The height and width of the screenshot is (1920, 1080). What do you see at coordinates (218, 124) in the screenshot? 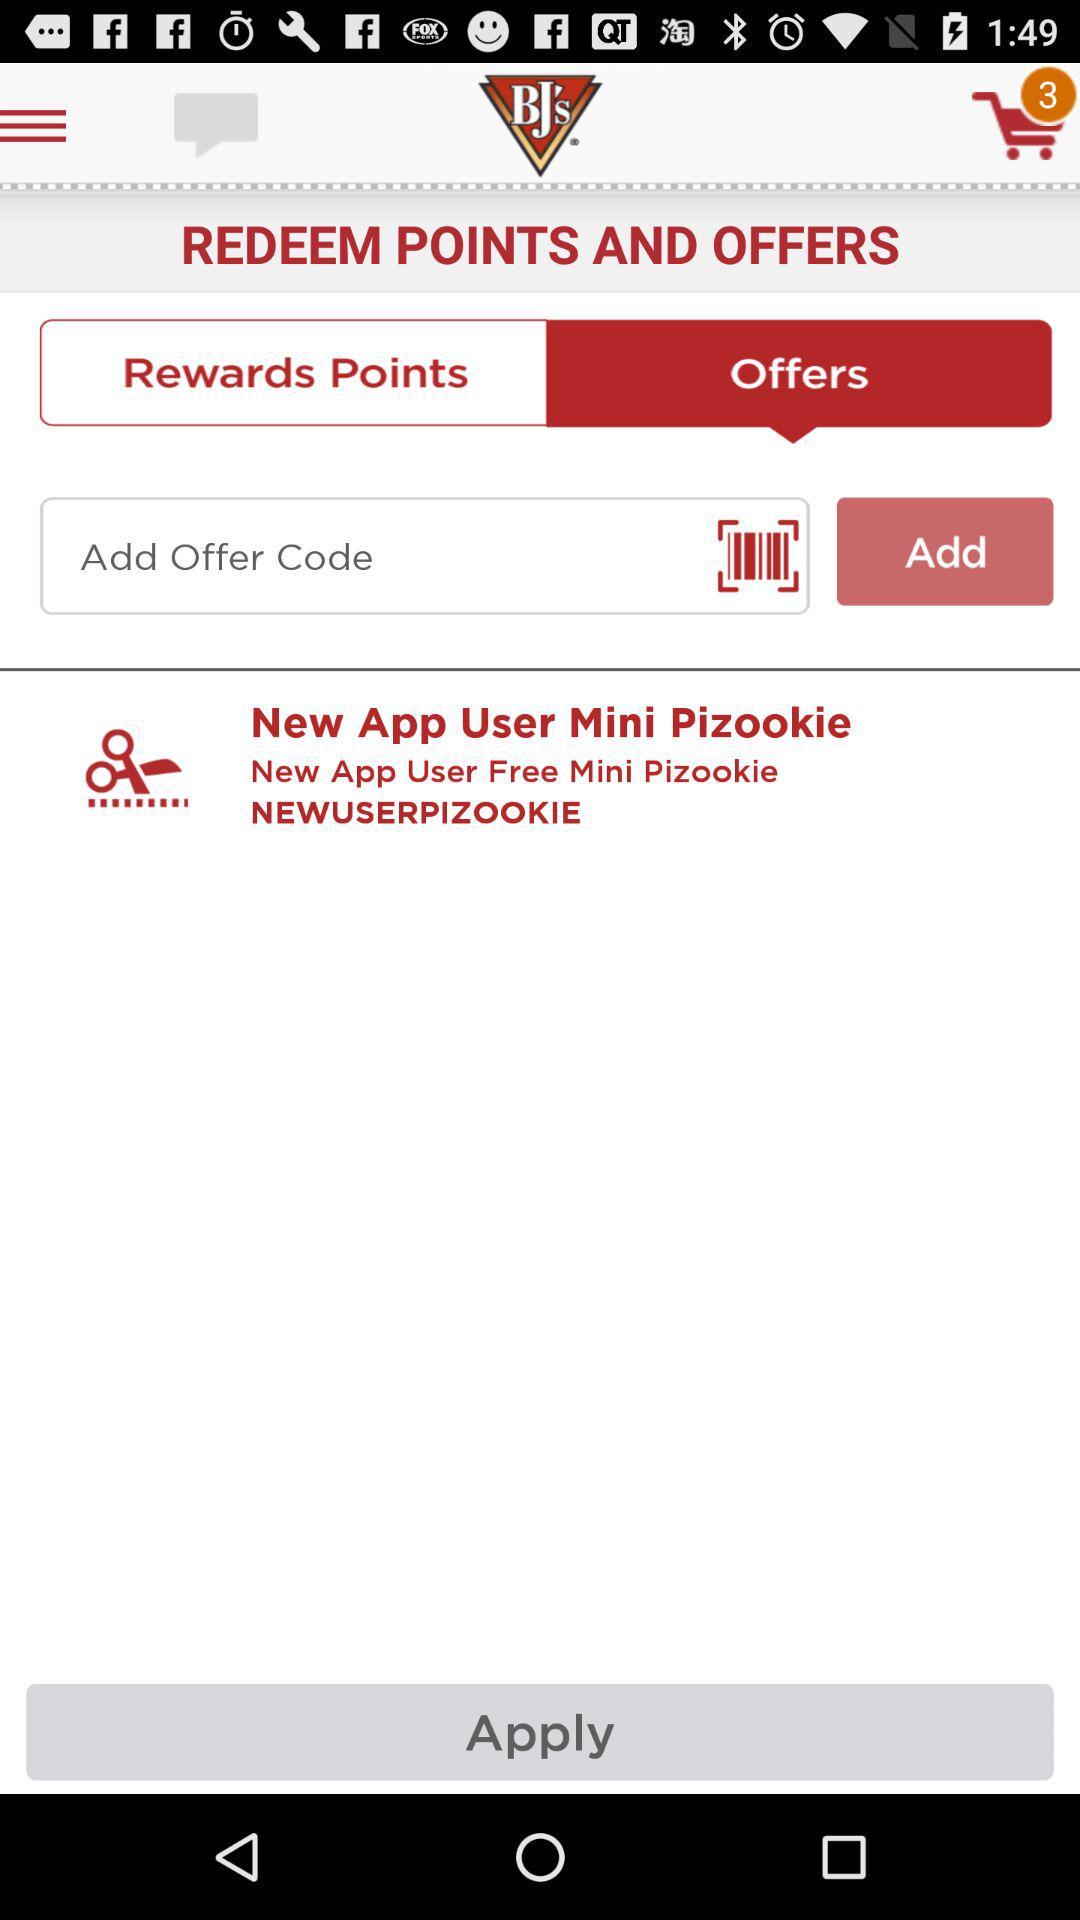
I see `chats` at bounding box center [218, 124].